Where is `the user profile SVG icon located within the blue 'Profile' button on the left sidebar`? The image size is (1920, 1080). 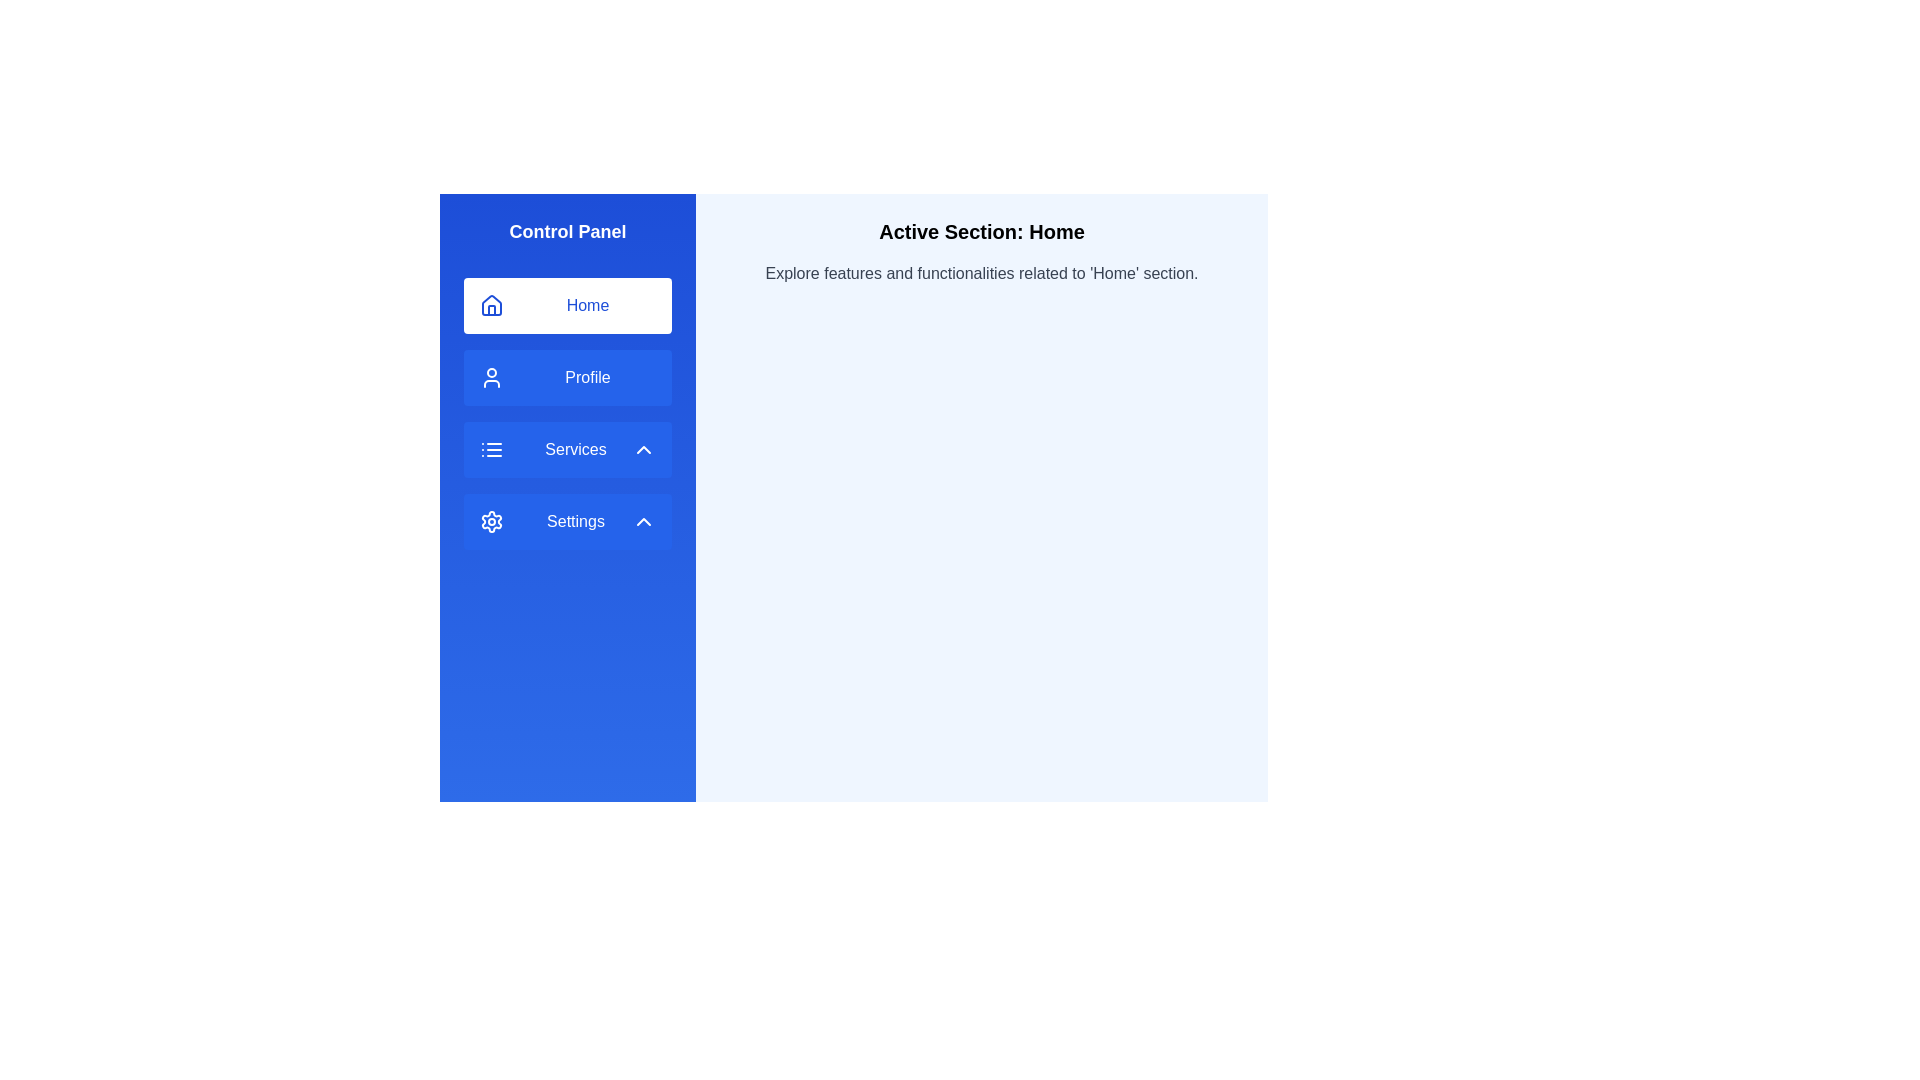 the user profile SVG icon located within the blue 'Profile' button on the left sidebar is located at coordinates (491, 378).